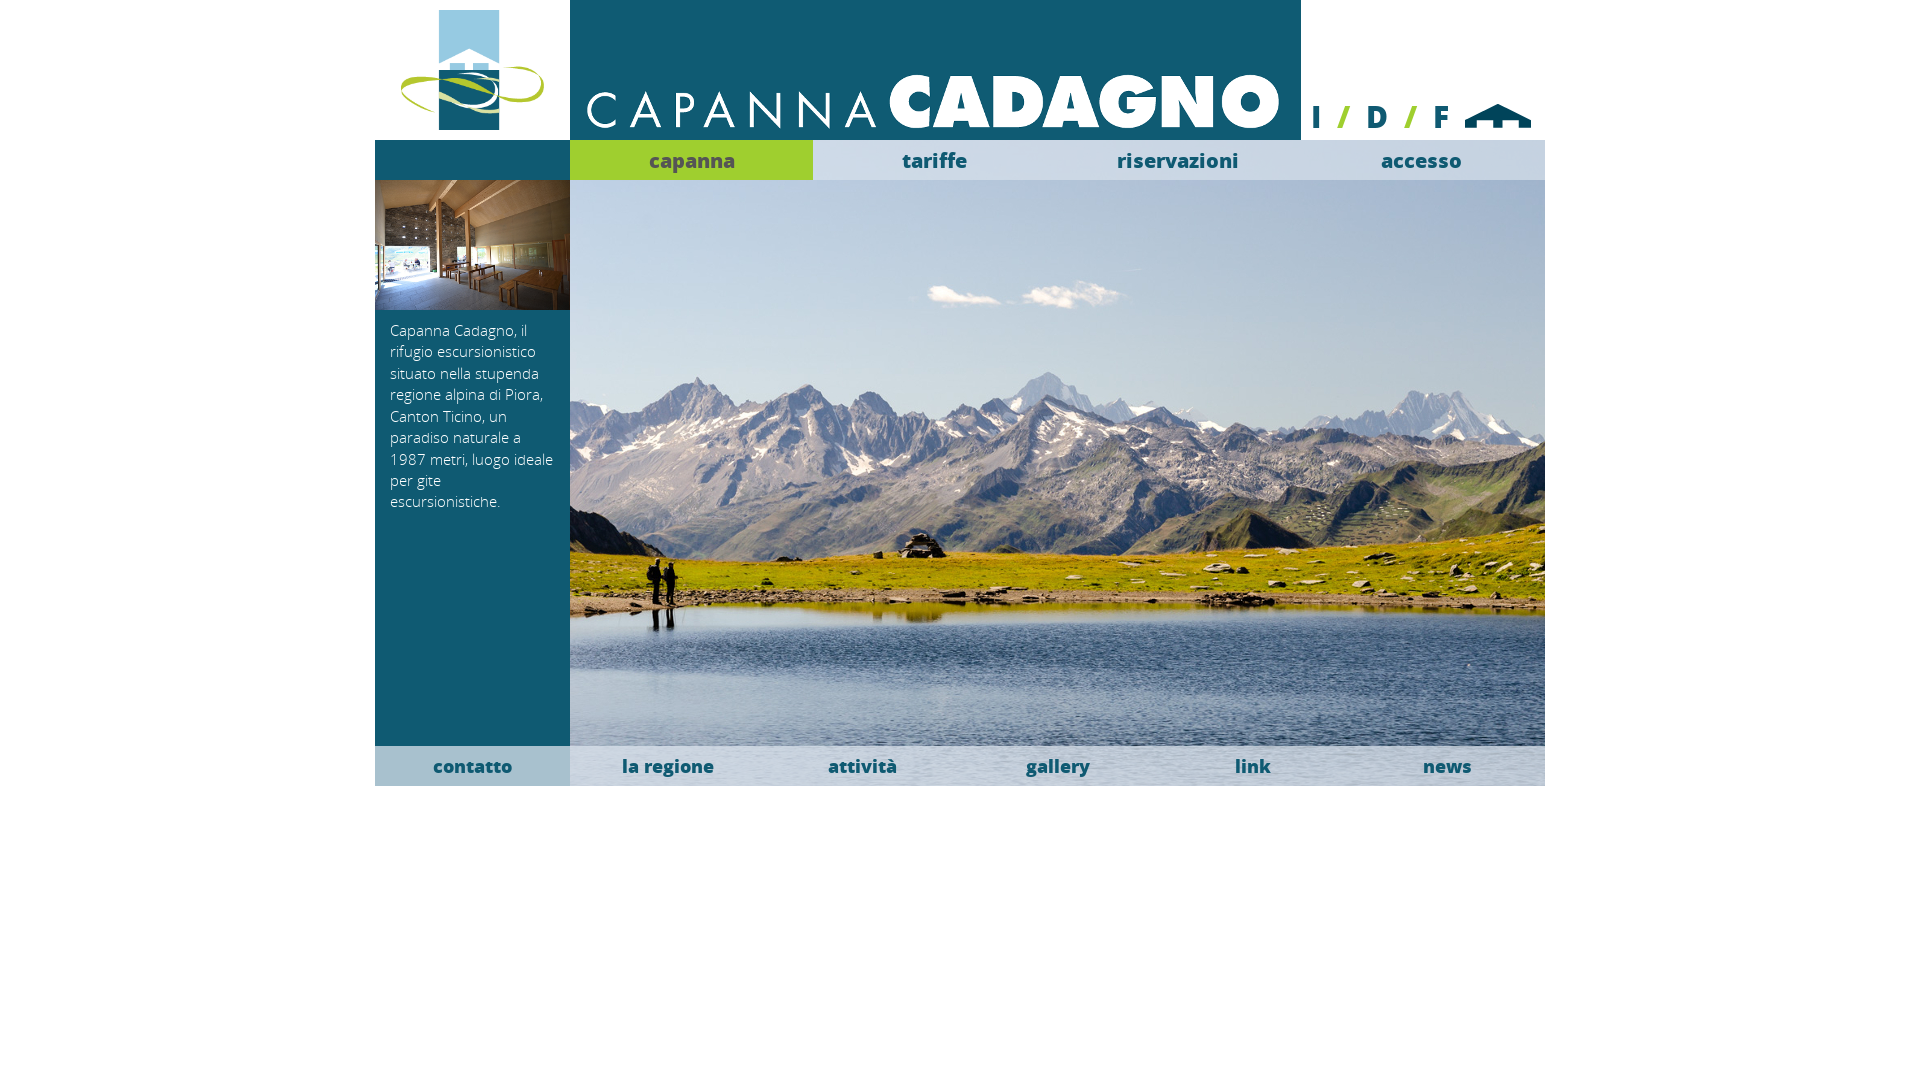 The height and width of the screenshot is (1080, 1920). Describe the element at coordinates (1155, 765) in the screenshot. I see `'link'` at that location.